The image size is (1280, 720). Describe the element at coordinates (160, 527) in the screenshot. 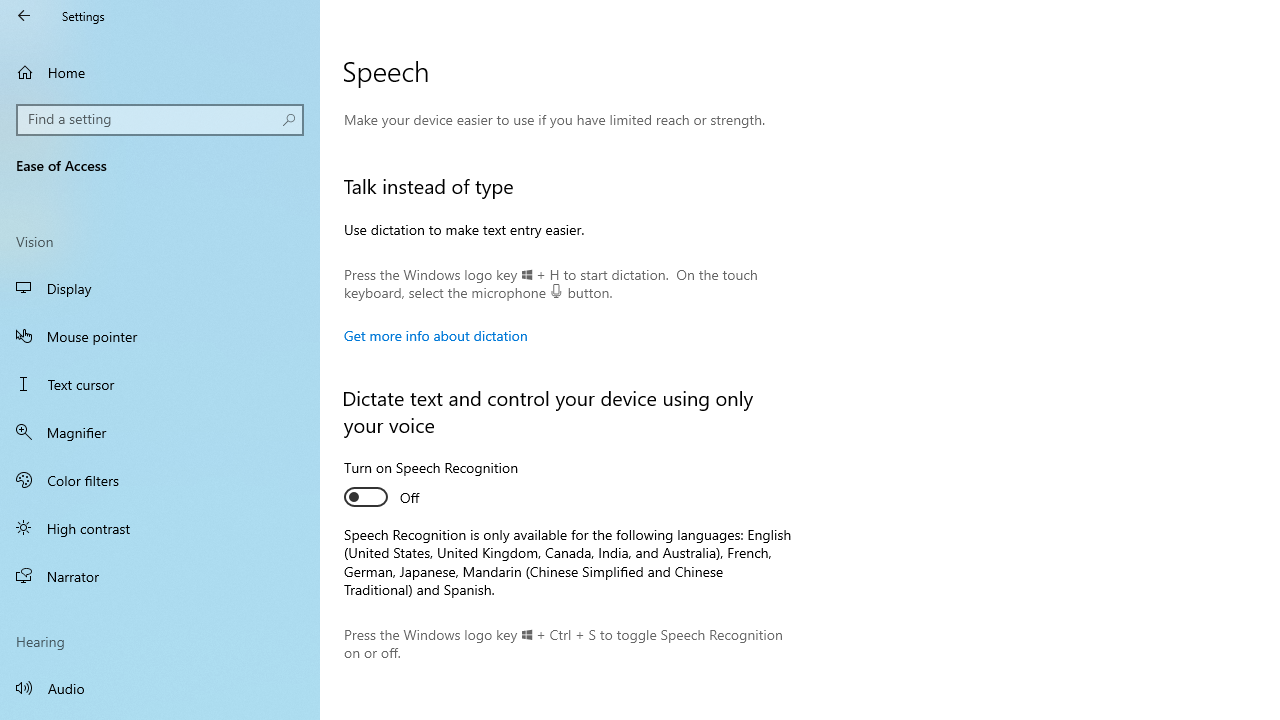

I see `'High contrast'` at that location.